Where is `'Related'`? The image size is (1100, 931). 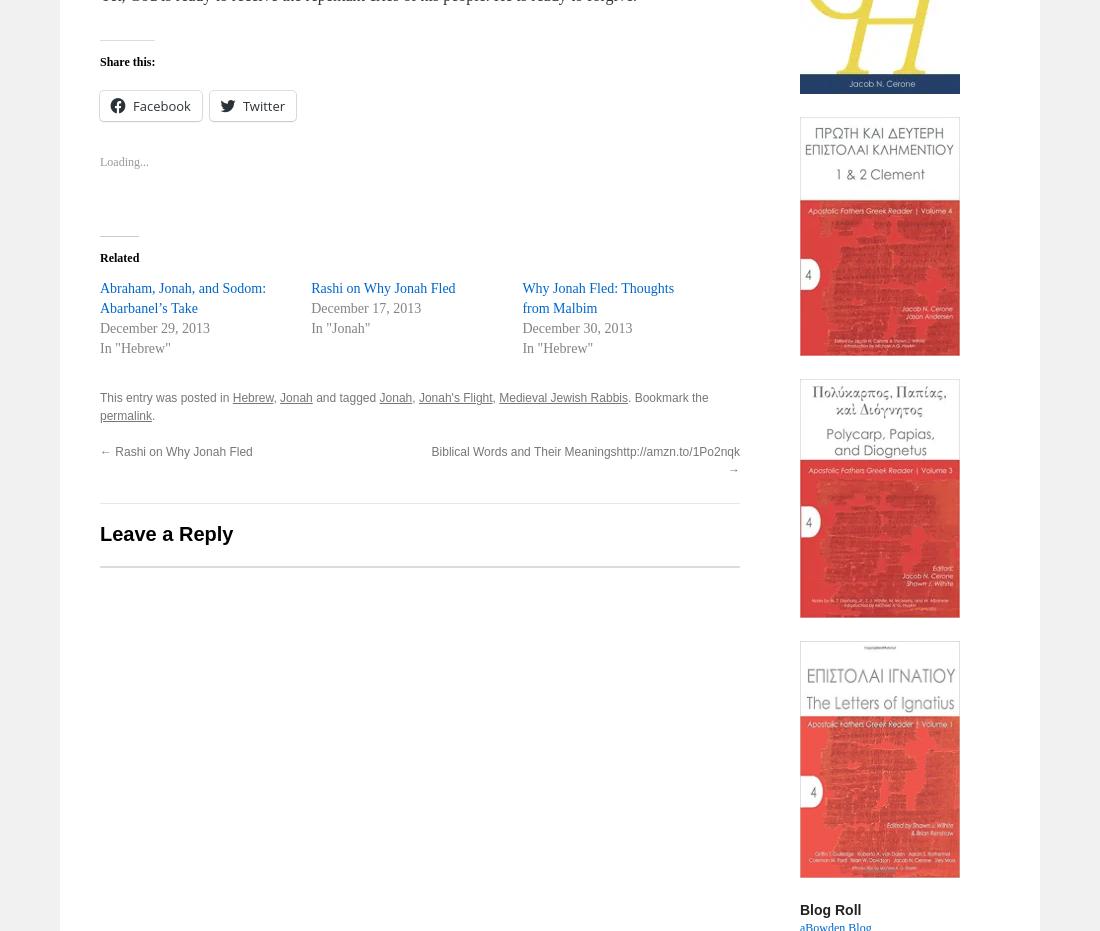 'Related' is located at coordinates (119, 257).